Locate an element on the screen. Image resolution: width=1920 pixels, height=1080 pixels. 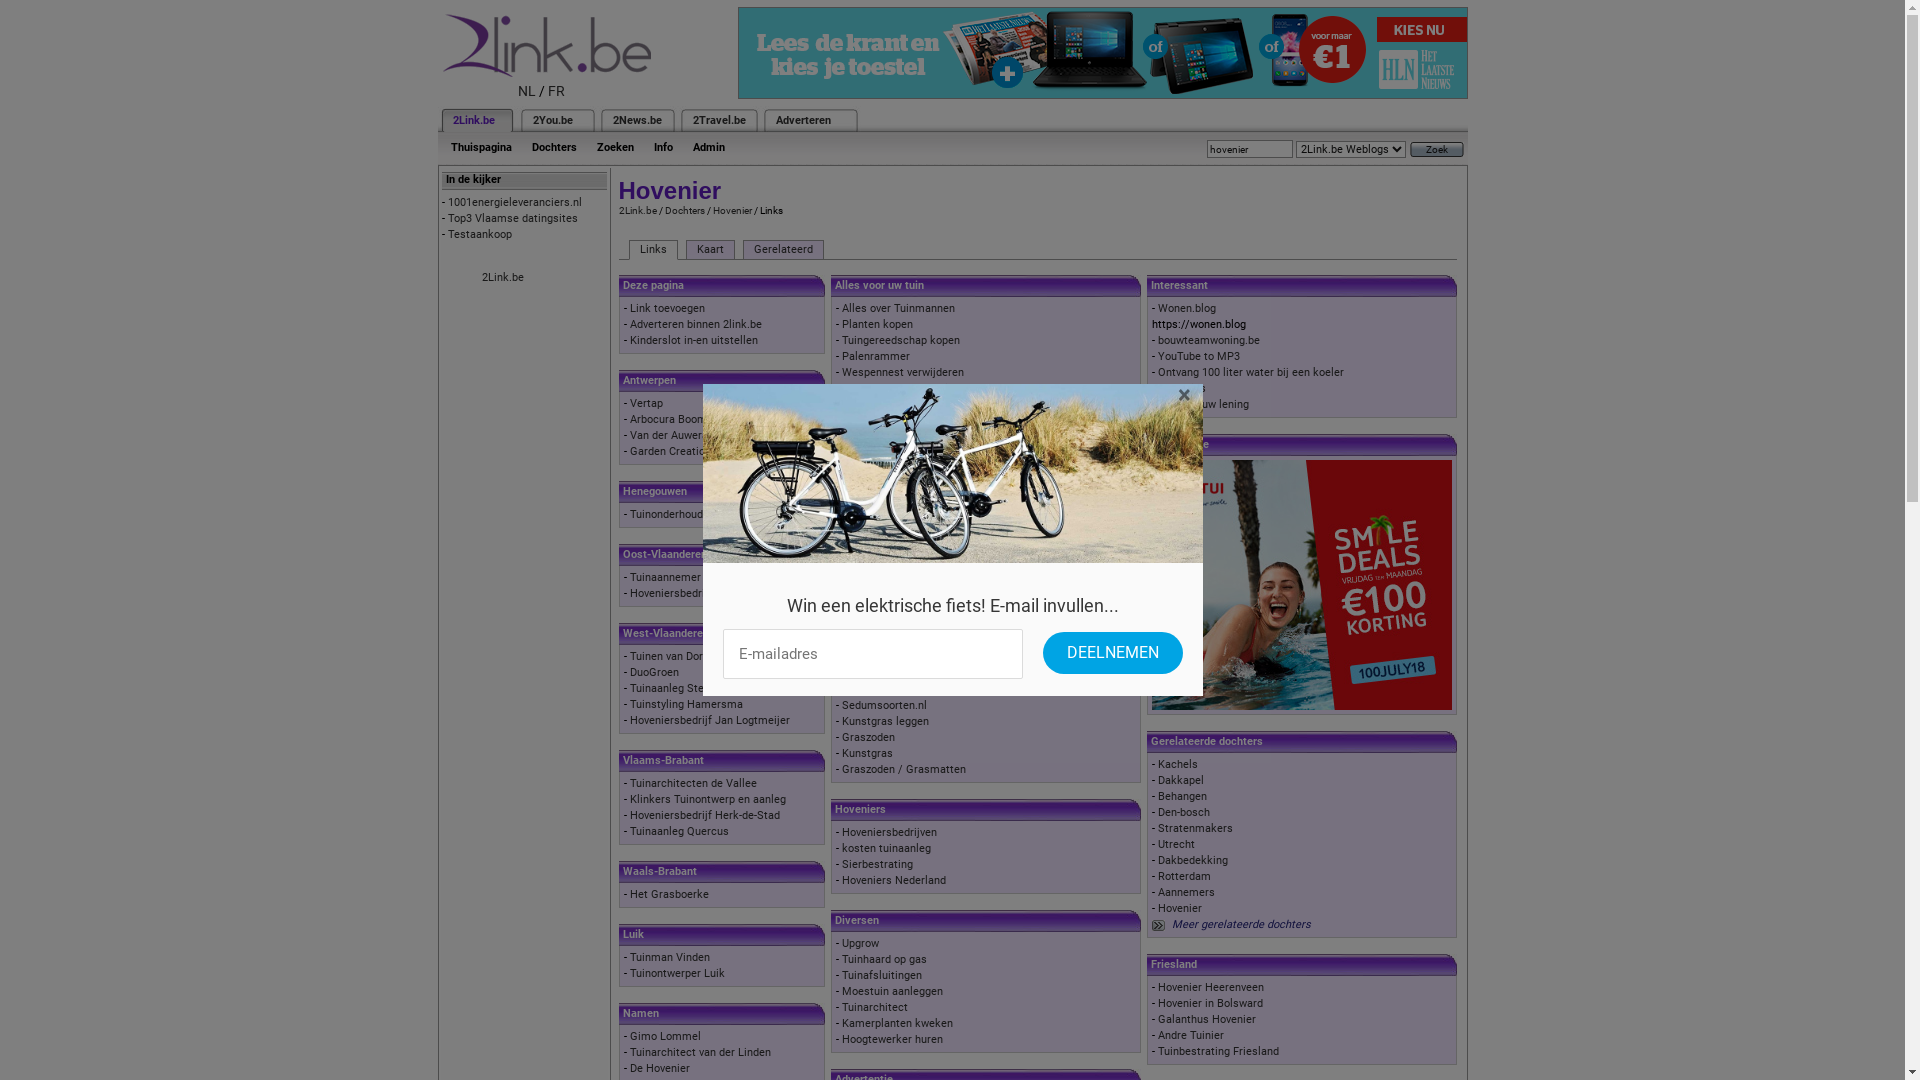
'Links' is located at coordinates (652, 249).